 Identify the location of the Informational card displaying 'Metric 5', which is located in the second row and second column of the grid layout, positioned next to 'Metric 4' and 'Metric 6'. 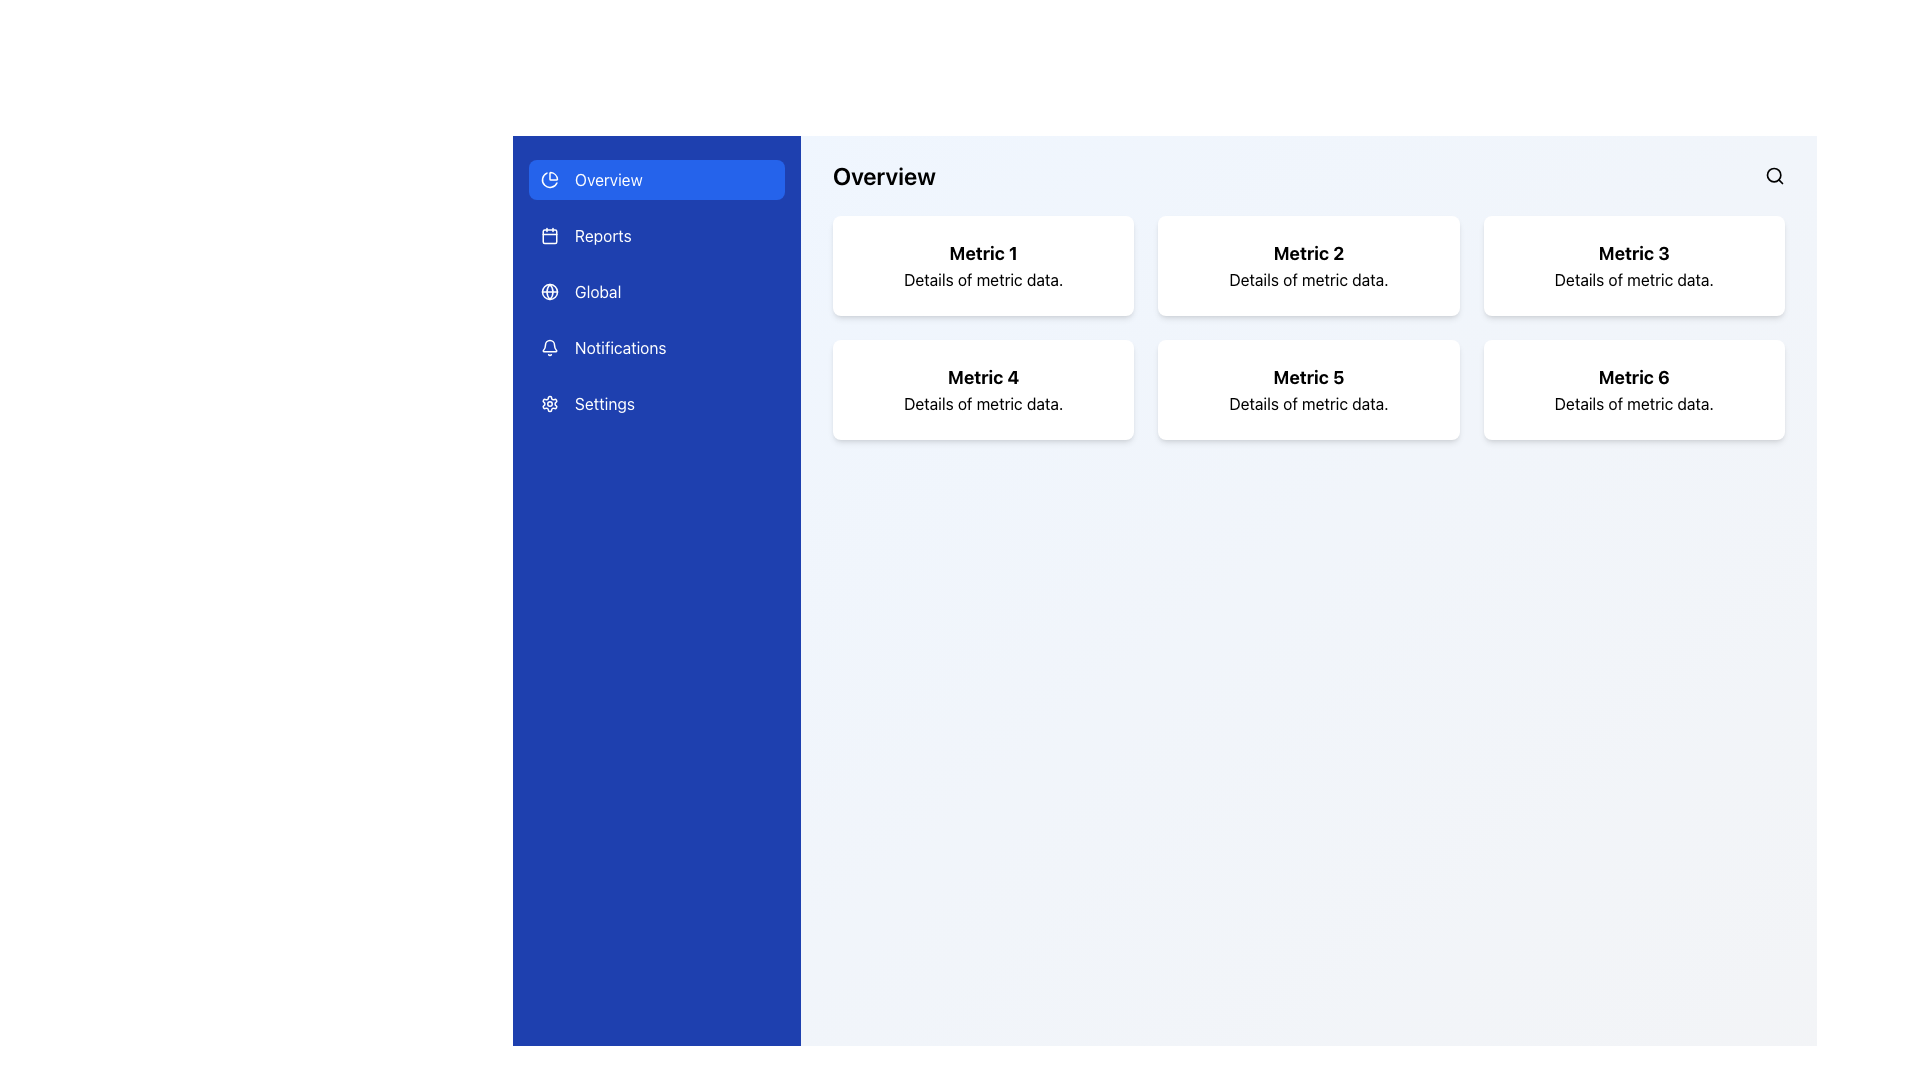
(1308, 389).